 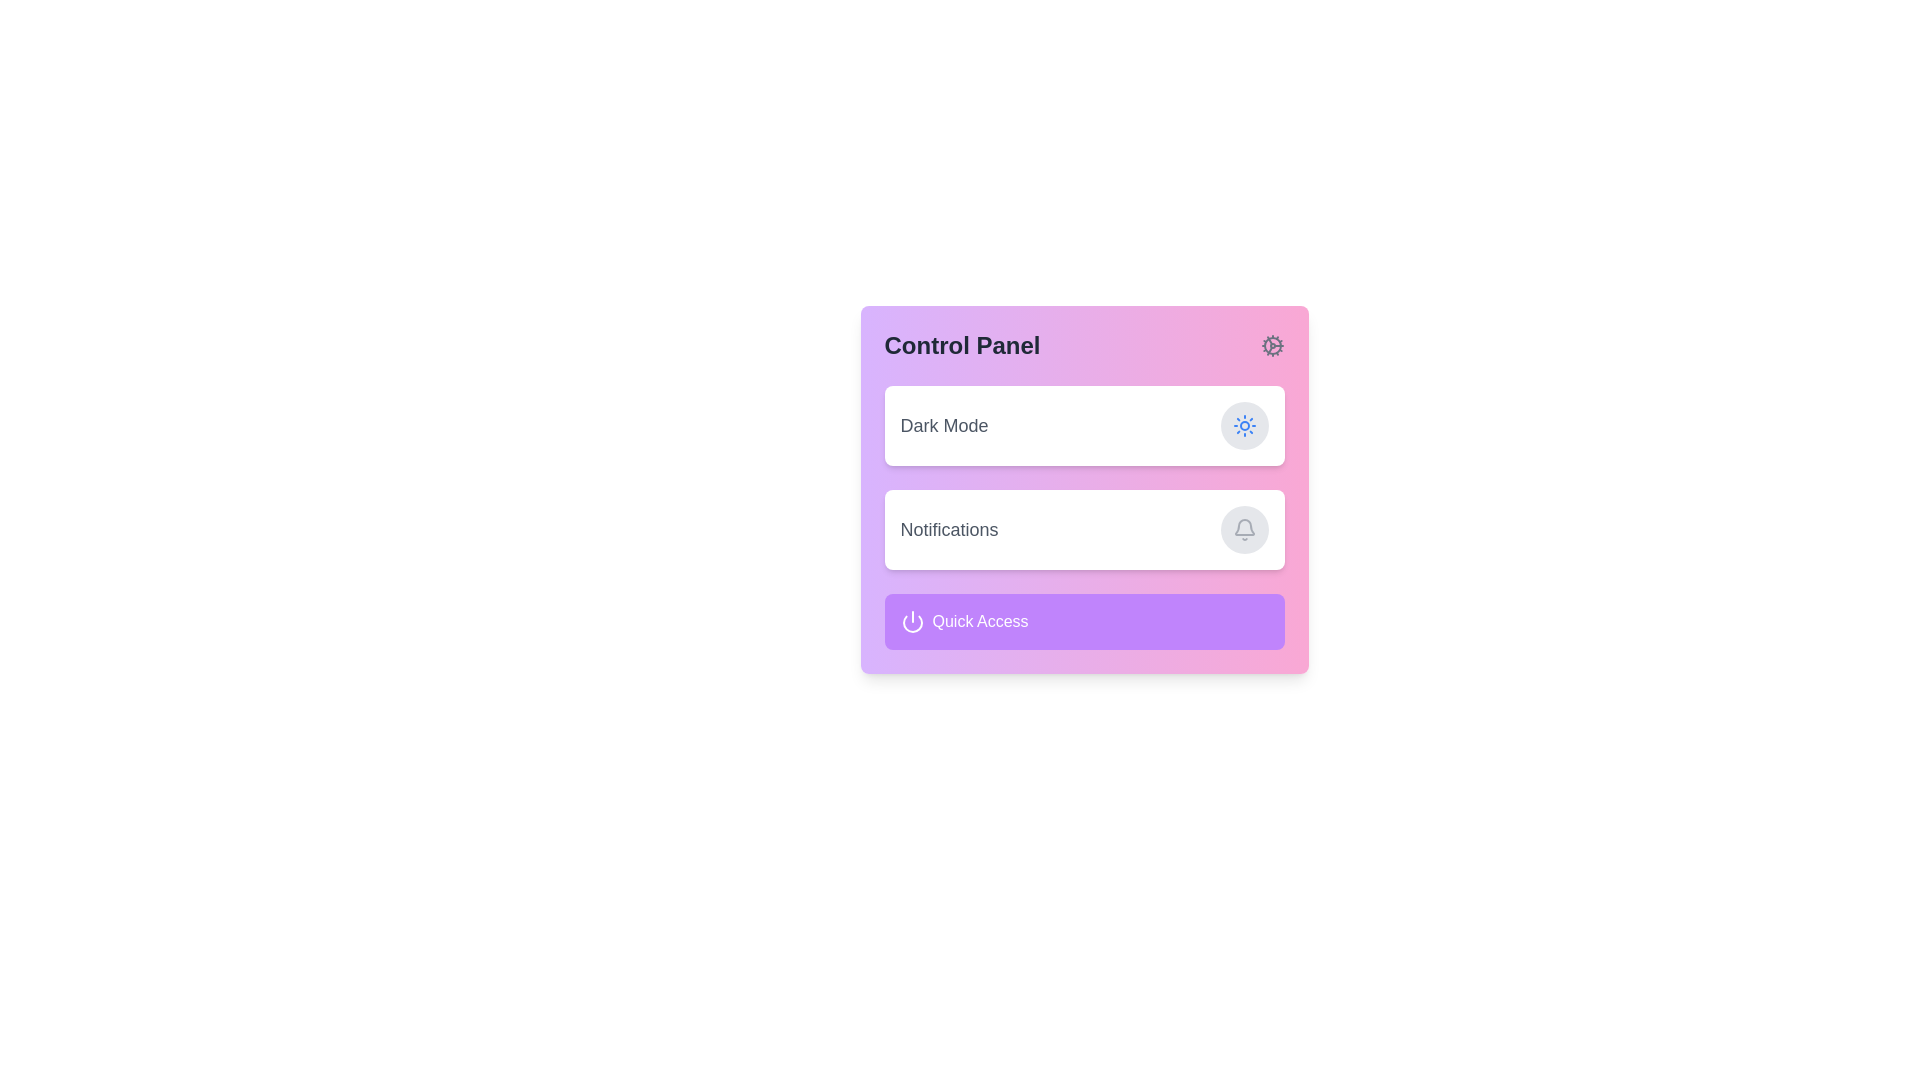 What do you see at coordinates (1243, 528) in the screenshot?
I see `the circular gray button with a bell icon located in the top-right corner of the 'Notifications' section` at bounding box center [1243, 528].